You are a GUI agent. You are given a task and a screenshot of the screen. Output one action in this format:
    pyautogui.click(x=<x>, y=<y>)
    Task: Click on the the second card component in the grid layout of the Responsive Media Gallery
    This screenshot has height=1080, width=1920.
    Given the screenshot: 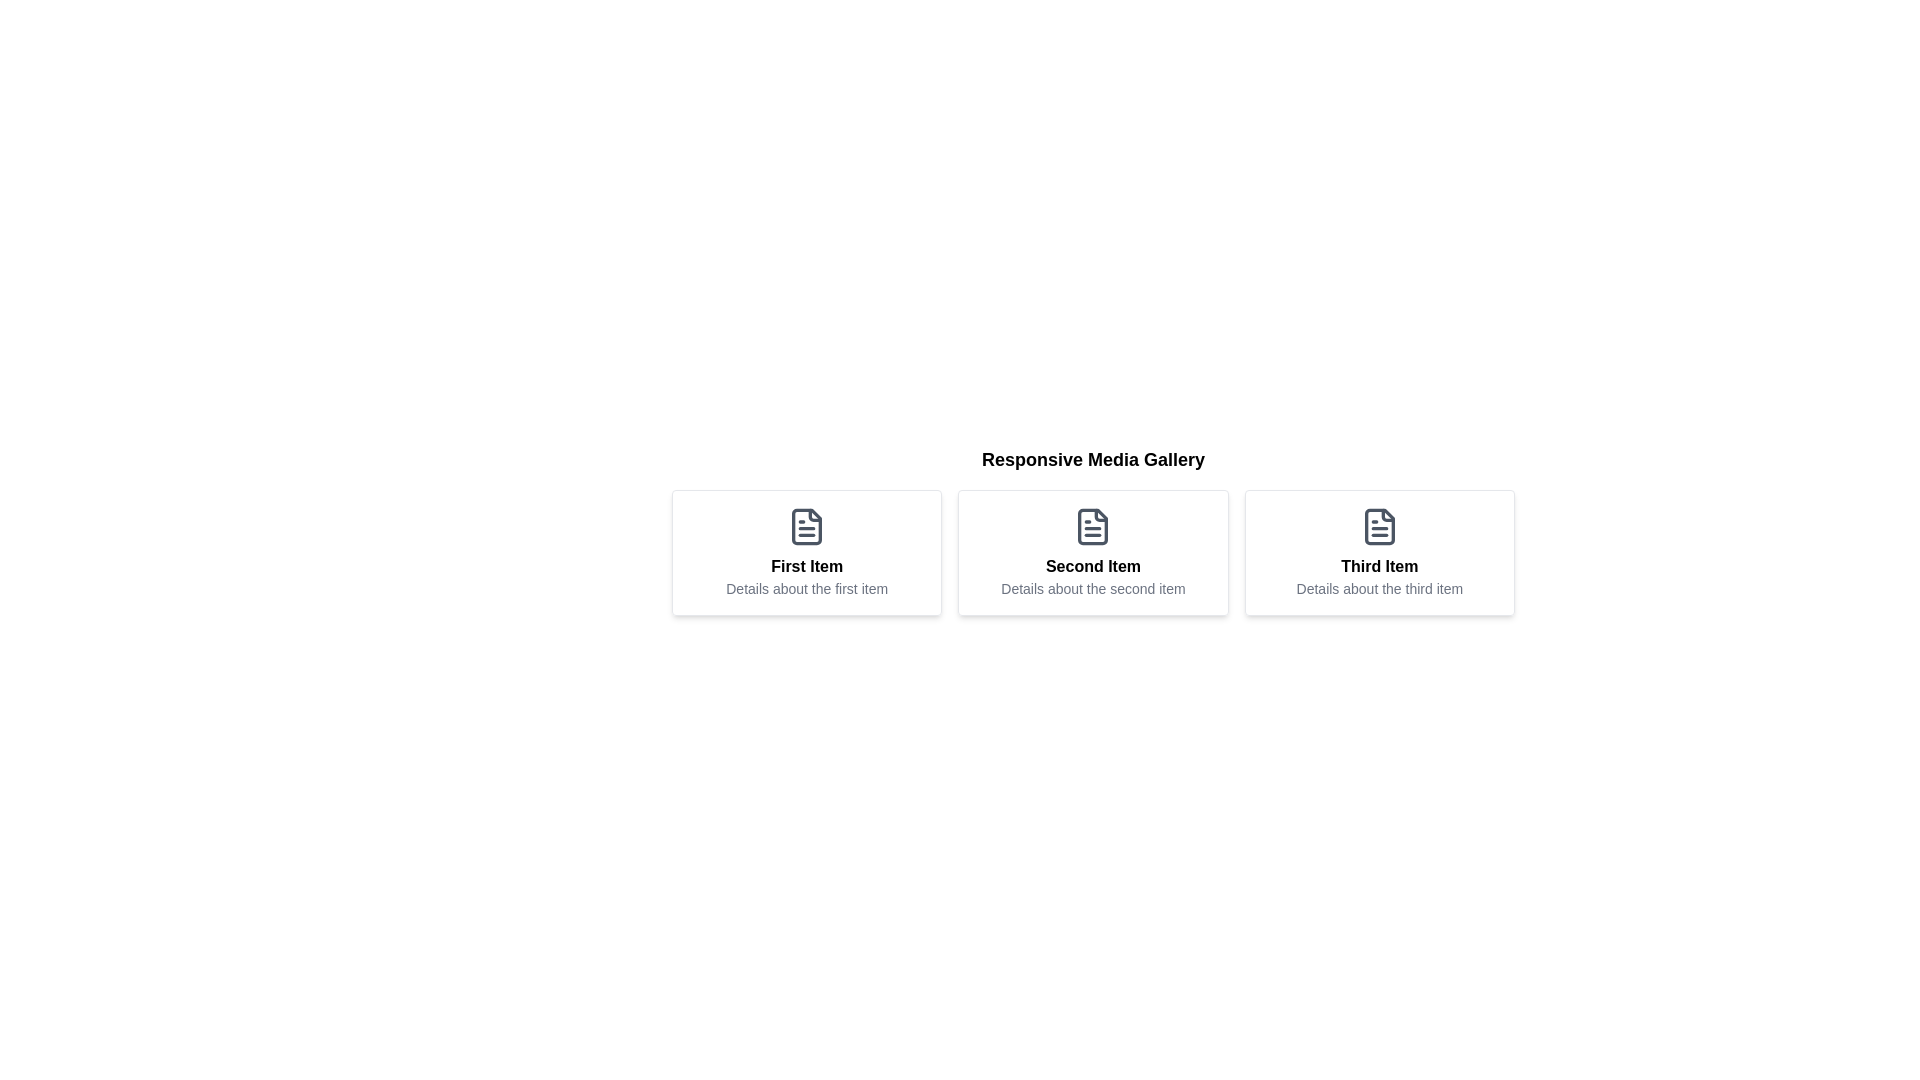 What is the action you would take?
    pyautogui.click(x=1092, y=552)
    